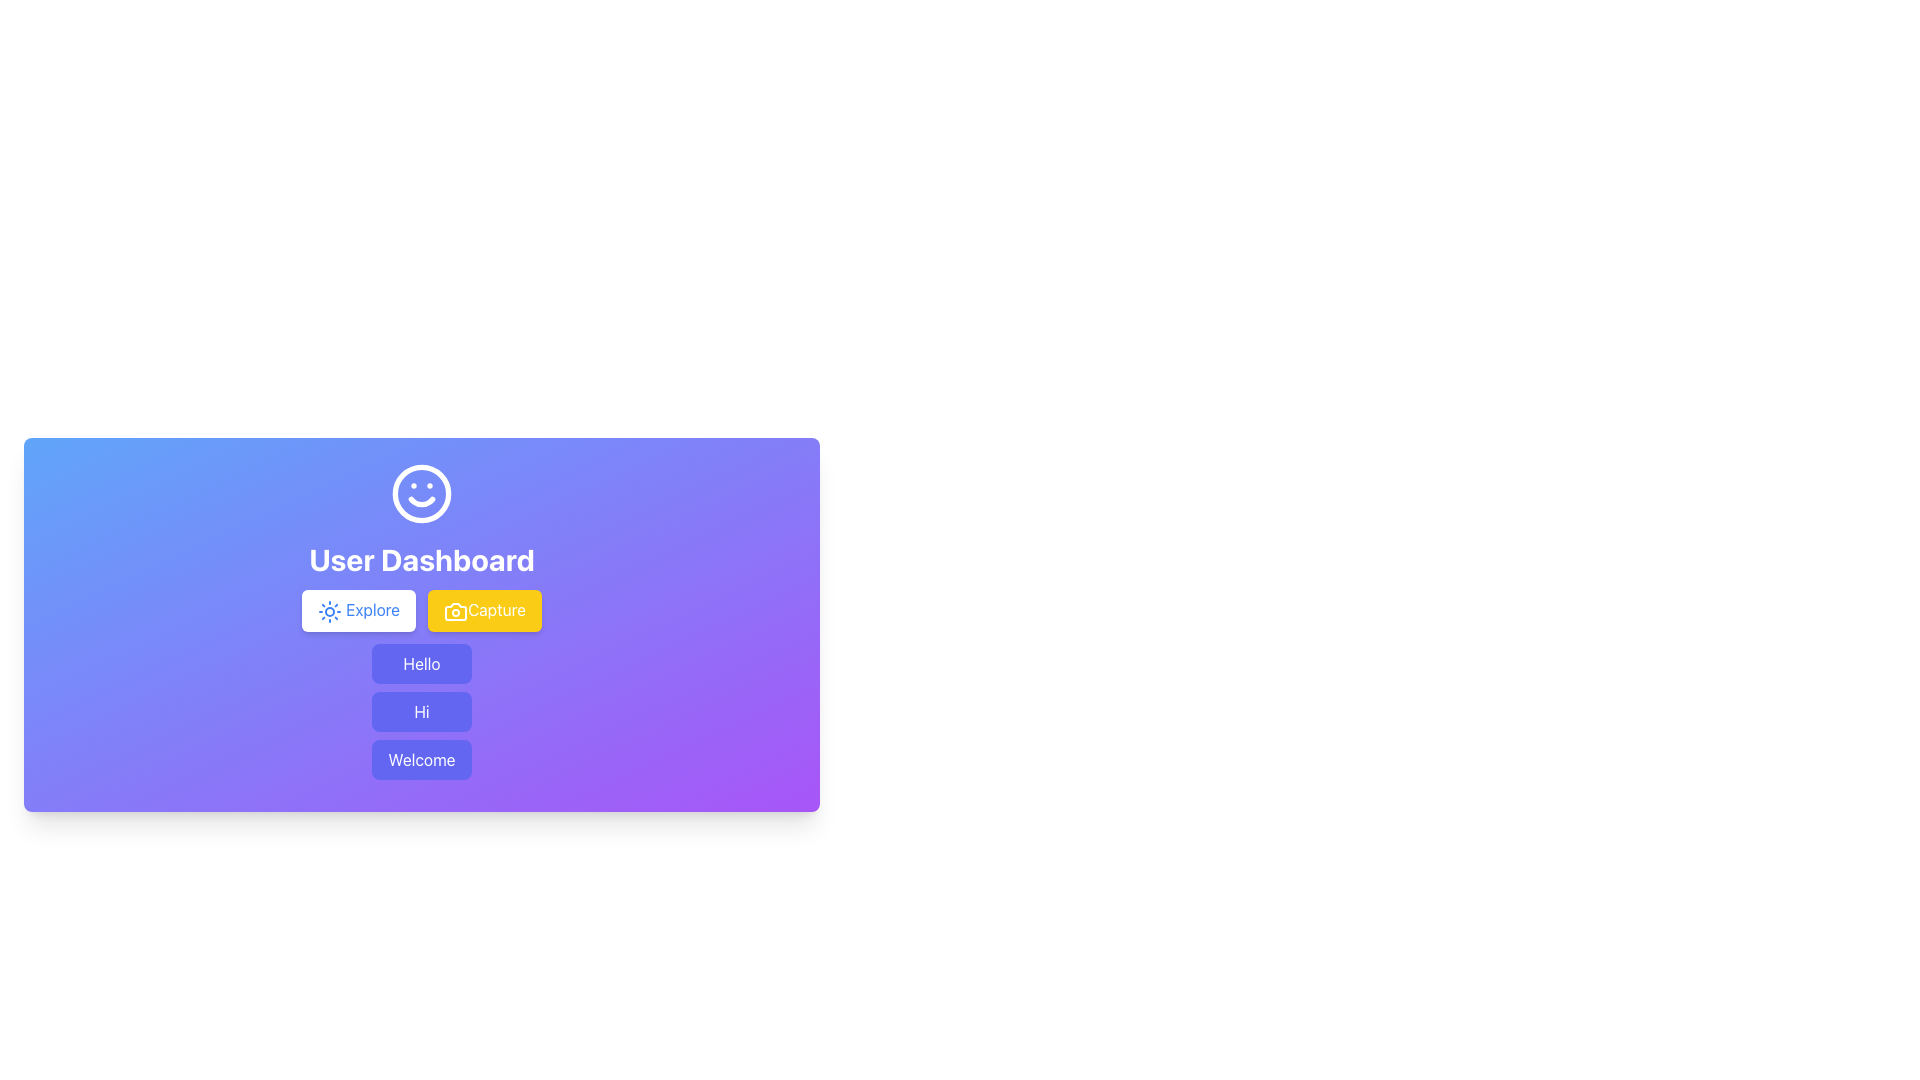  I want to click on text label 'User Dashboard' which is a bold, large white font situated vertically centered above the buttons 'Explore' and 'Capture', so click(421, 559).